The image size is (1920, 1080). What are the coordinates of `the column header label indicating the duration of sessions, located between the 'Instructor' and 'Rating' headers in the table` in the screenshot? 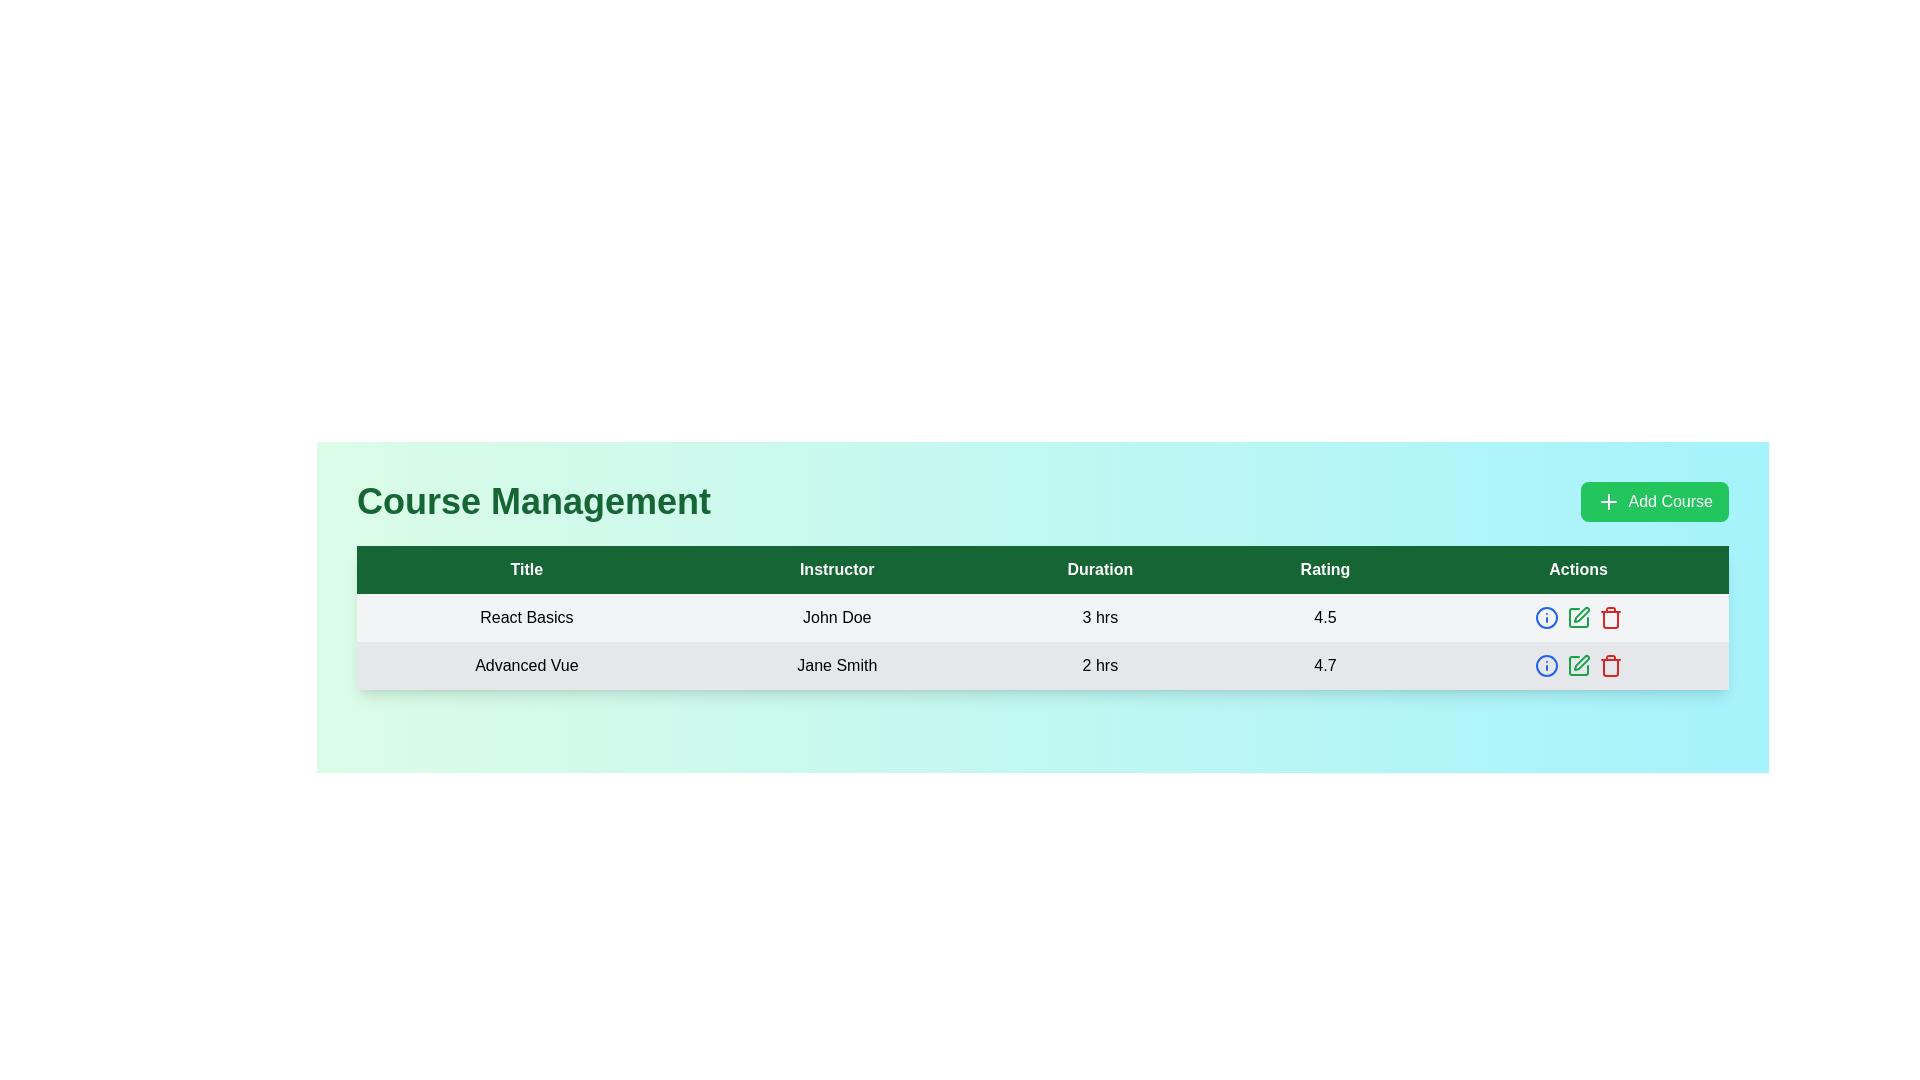 It's located at (1099, 570).